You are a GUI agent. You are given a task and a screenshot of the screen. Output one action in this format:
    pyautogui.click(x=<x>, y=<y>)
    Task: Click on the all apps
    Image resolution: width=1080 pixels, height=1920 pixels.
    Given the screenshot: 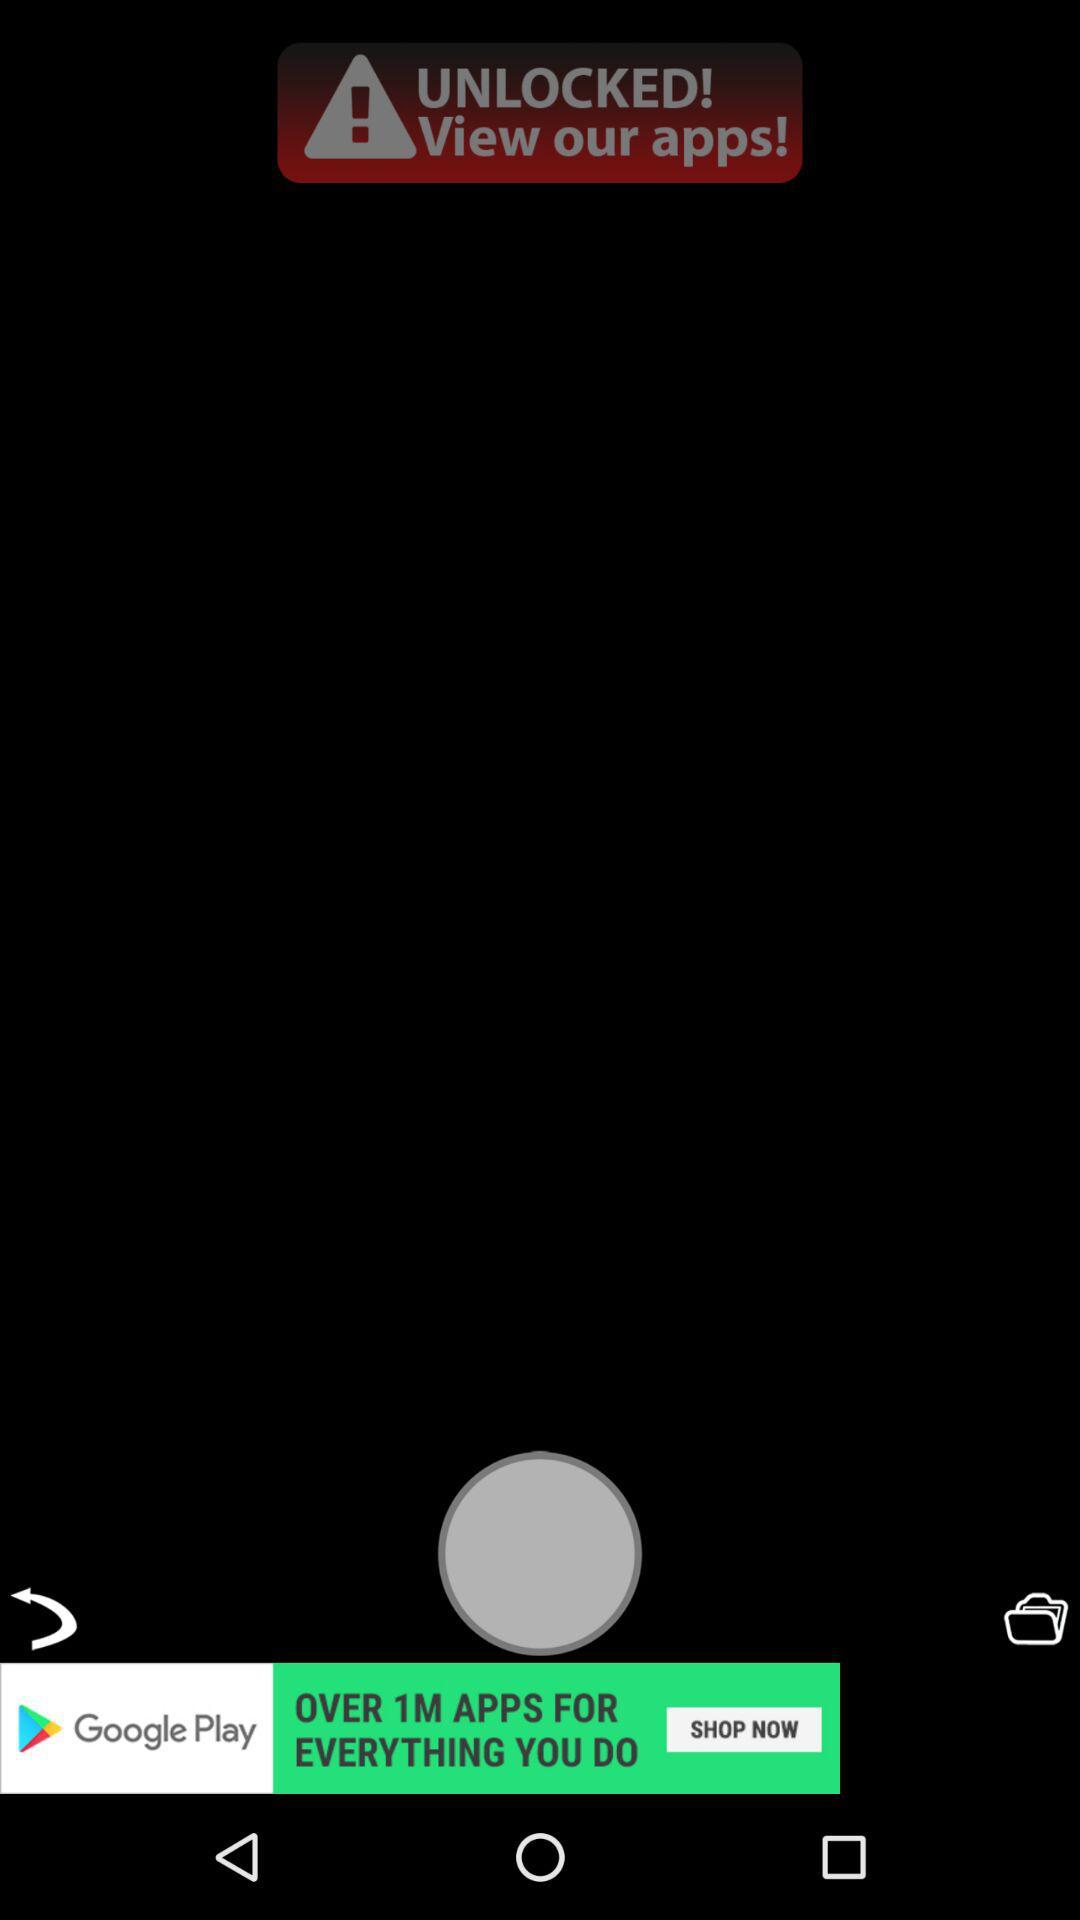 What is the action you would take?
    pyautogui.click(x=540, y=111)
    